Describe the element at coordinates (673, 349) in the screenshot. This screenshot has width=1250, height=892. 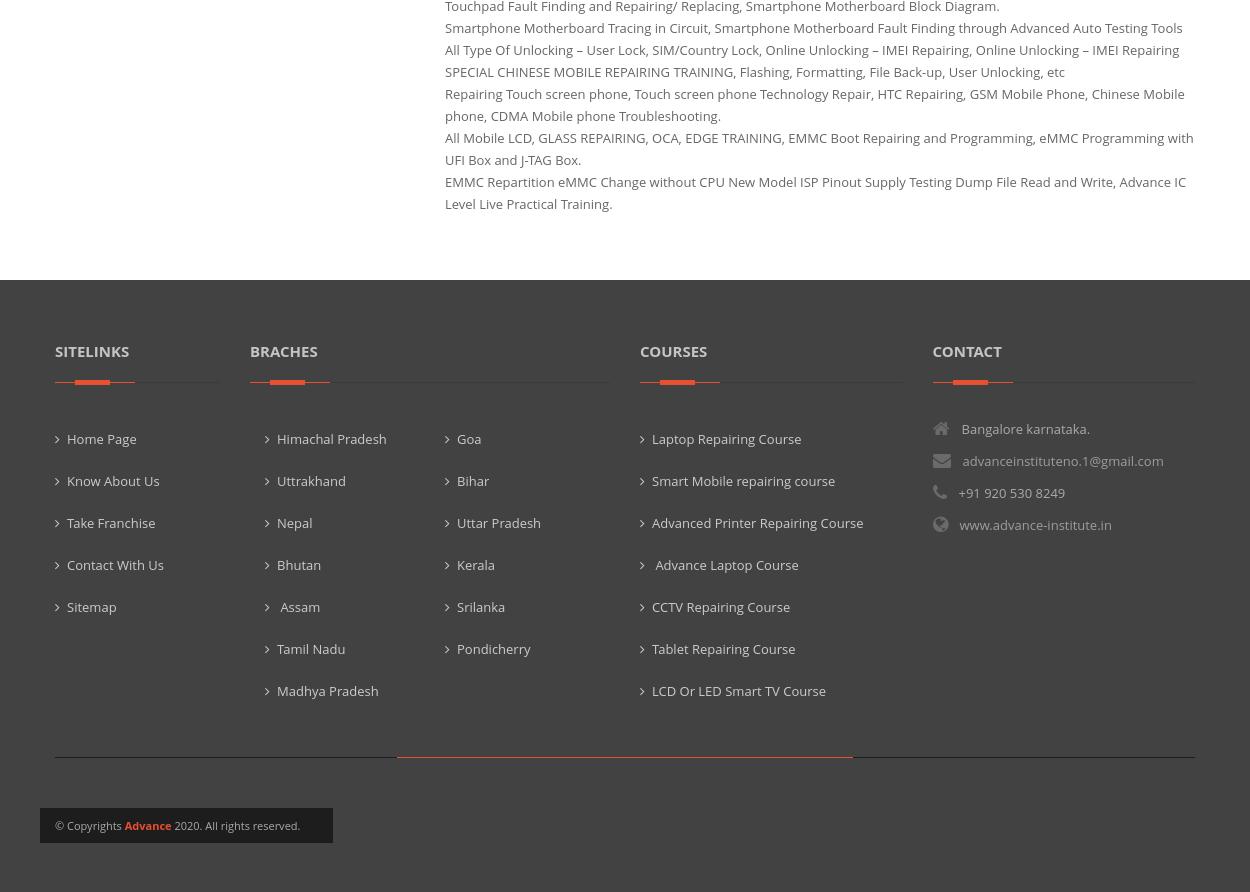
I see `'Courses'` at that location.